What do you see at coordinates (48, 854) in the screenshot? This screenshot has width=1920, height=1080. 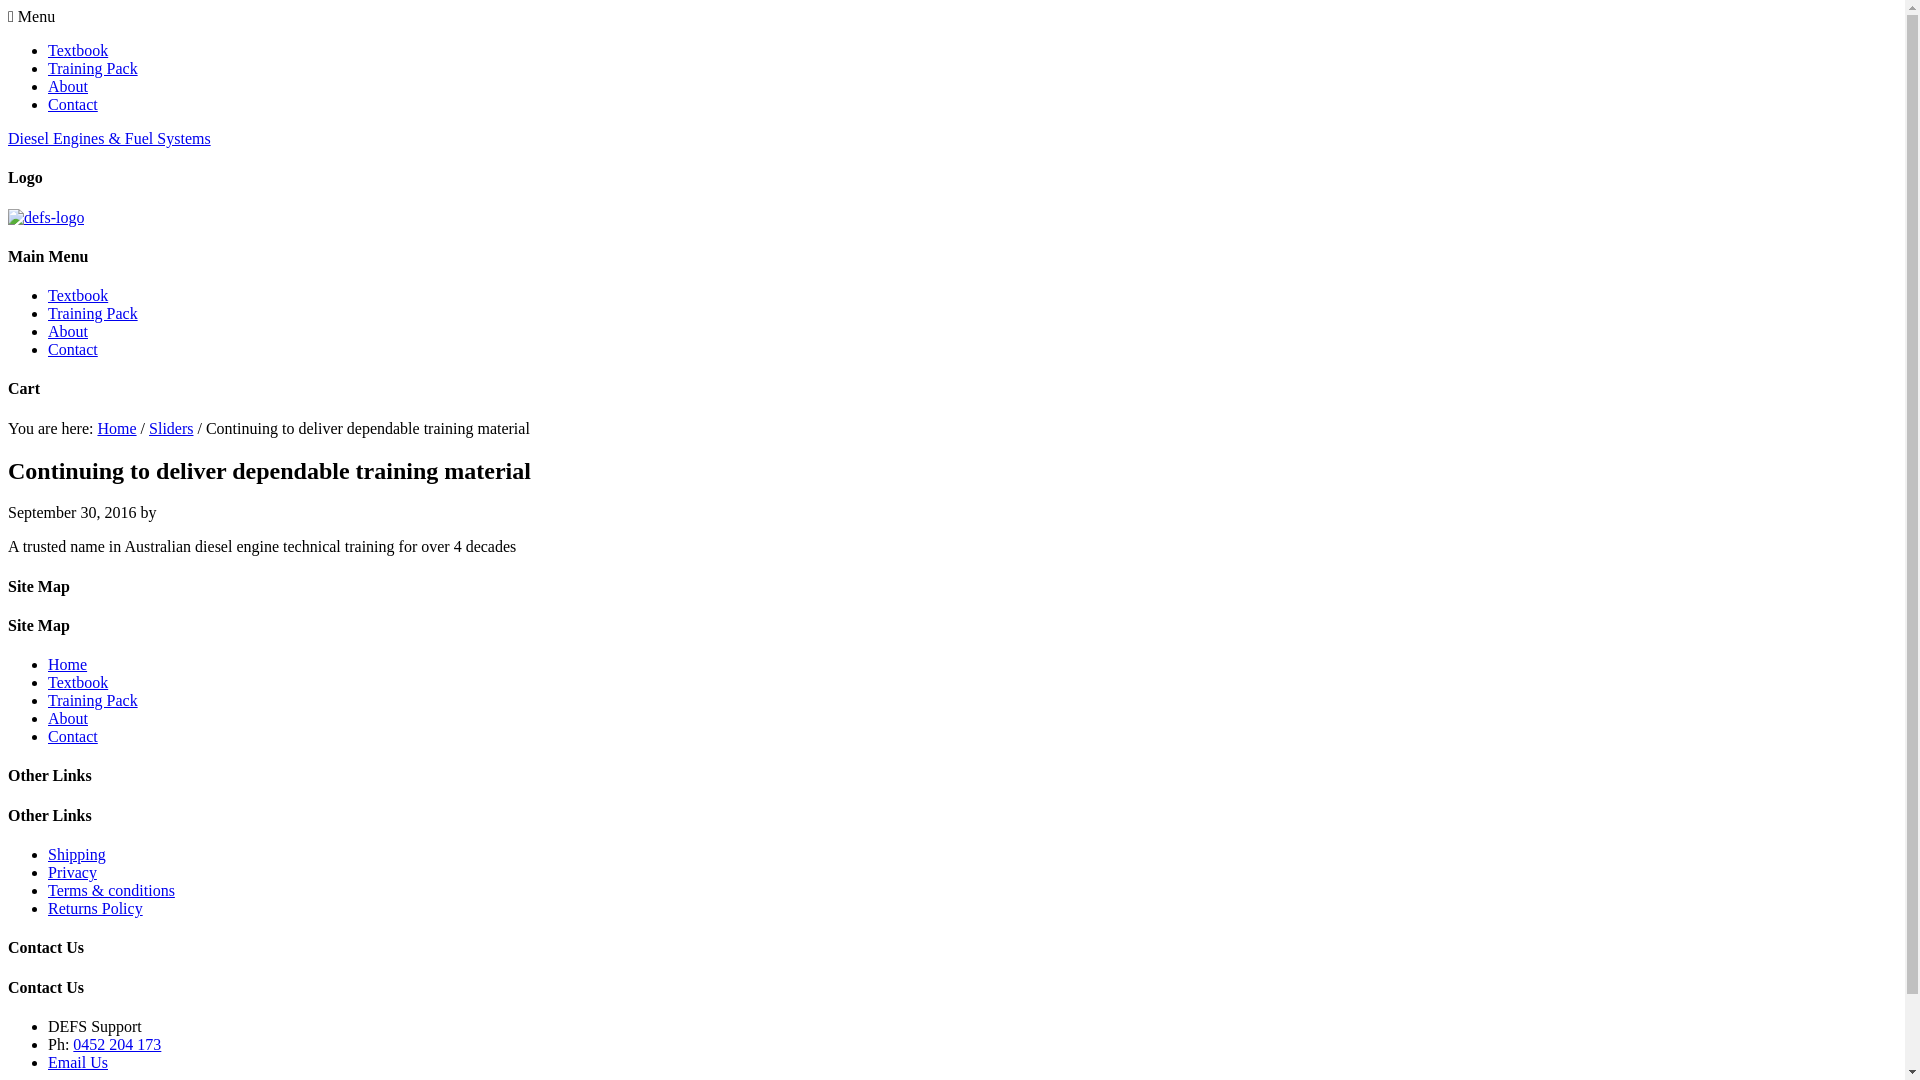 I see `'Shipping'` at bounding box center [48, 854].